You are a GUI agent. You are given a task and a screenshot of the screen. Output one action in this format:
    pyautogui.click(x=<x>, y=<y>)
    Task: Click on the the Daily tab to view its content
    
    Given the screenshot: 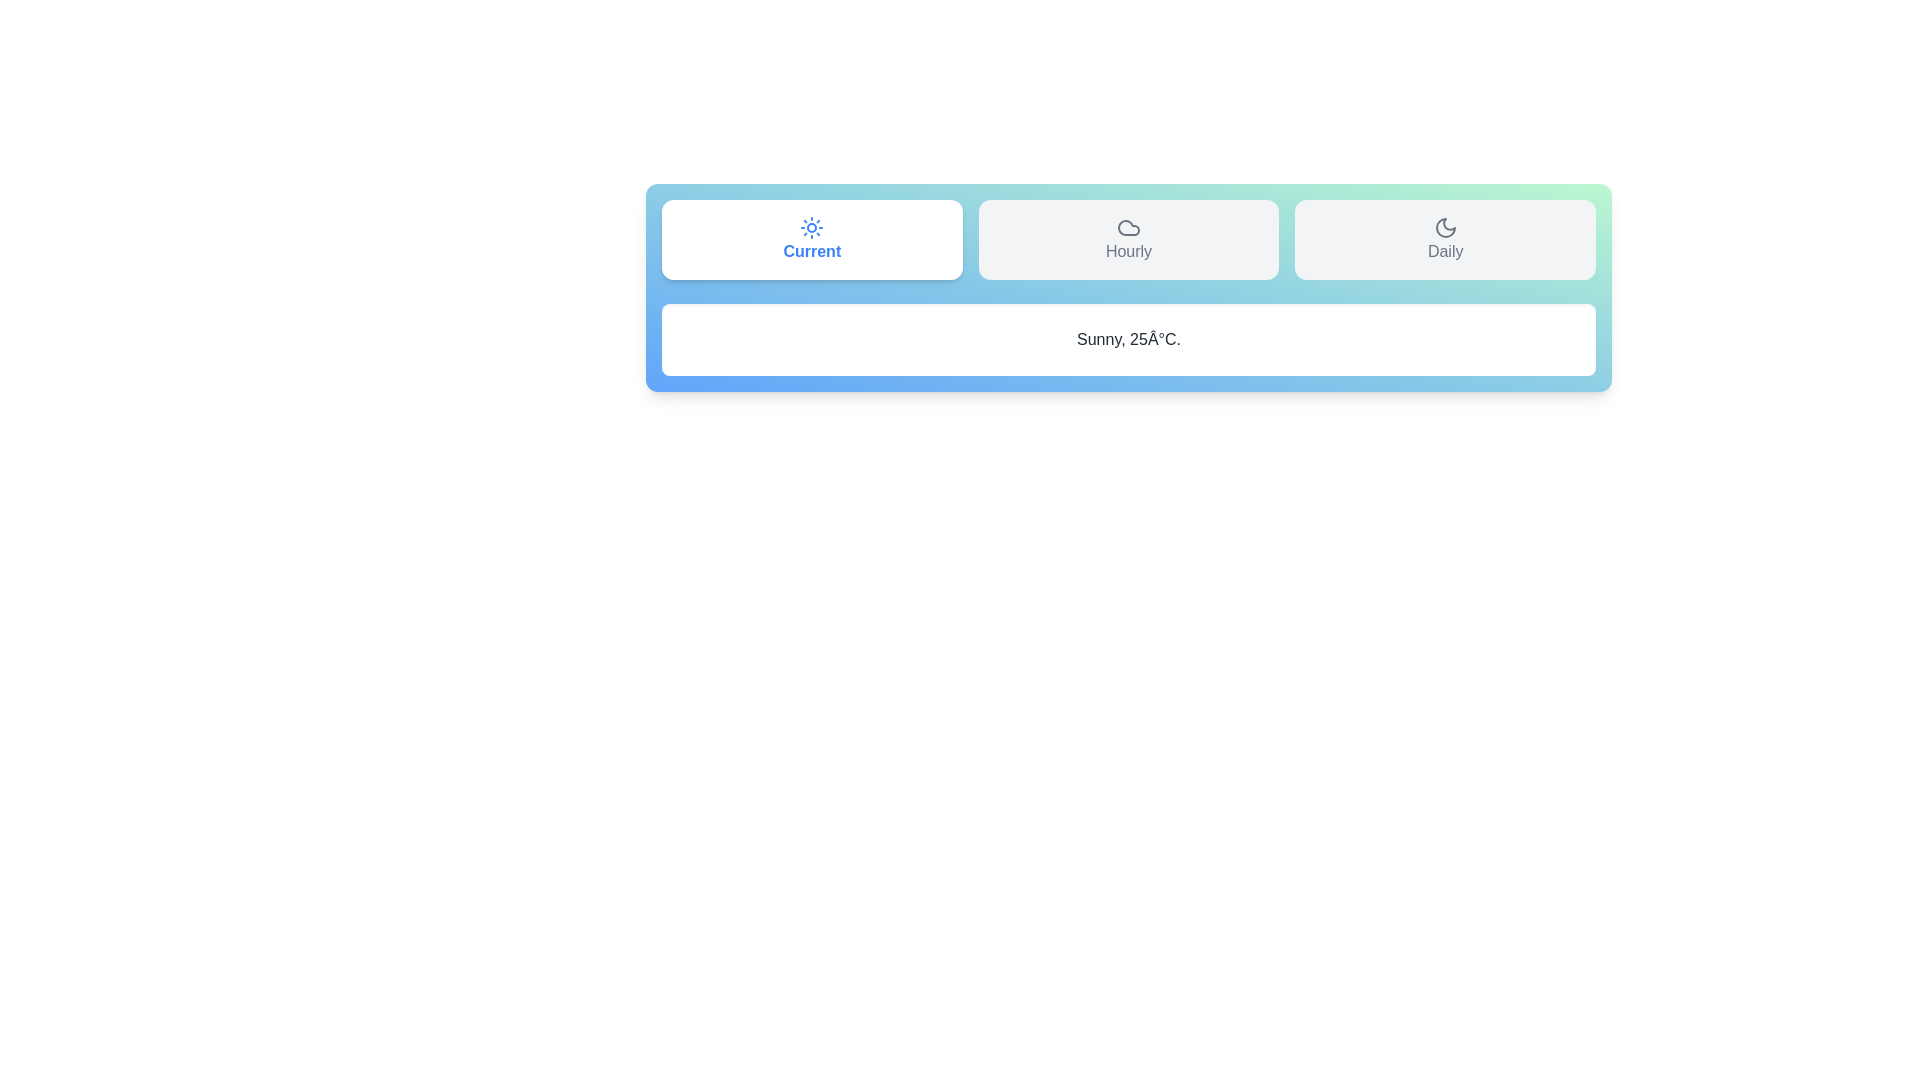 What is the action you would take?
    pyautogui.click(x=1445, y=238)
    